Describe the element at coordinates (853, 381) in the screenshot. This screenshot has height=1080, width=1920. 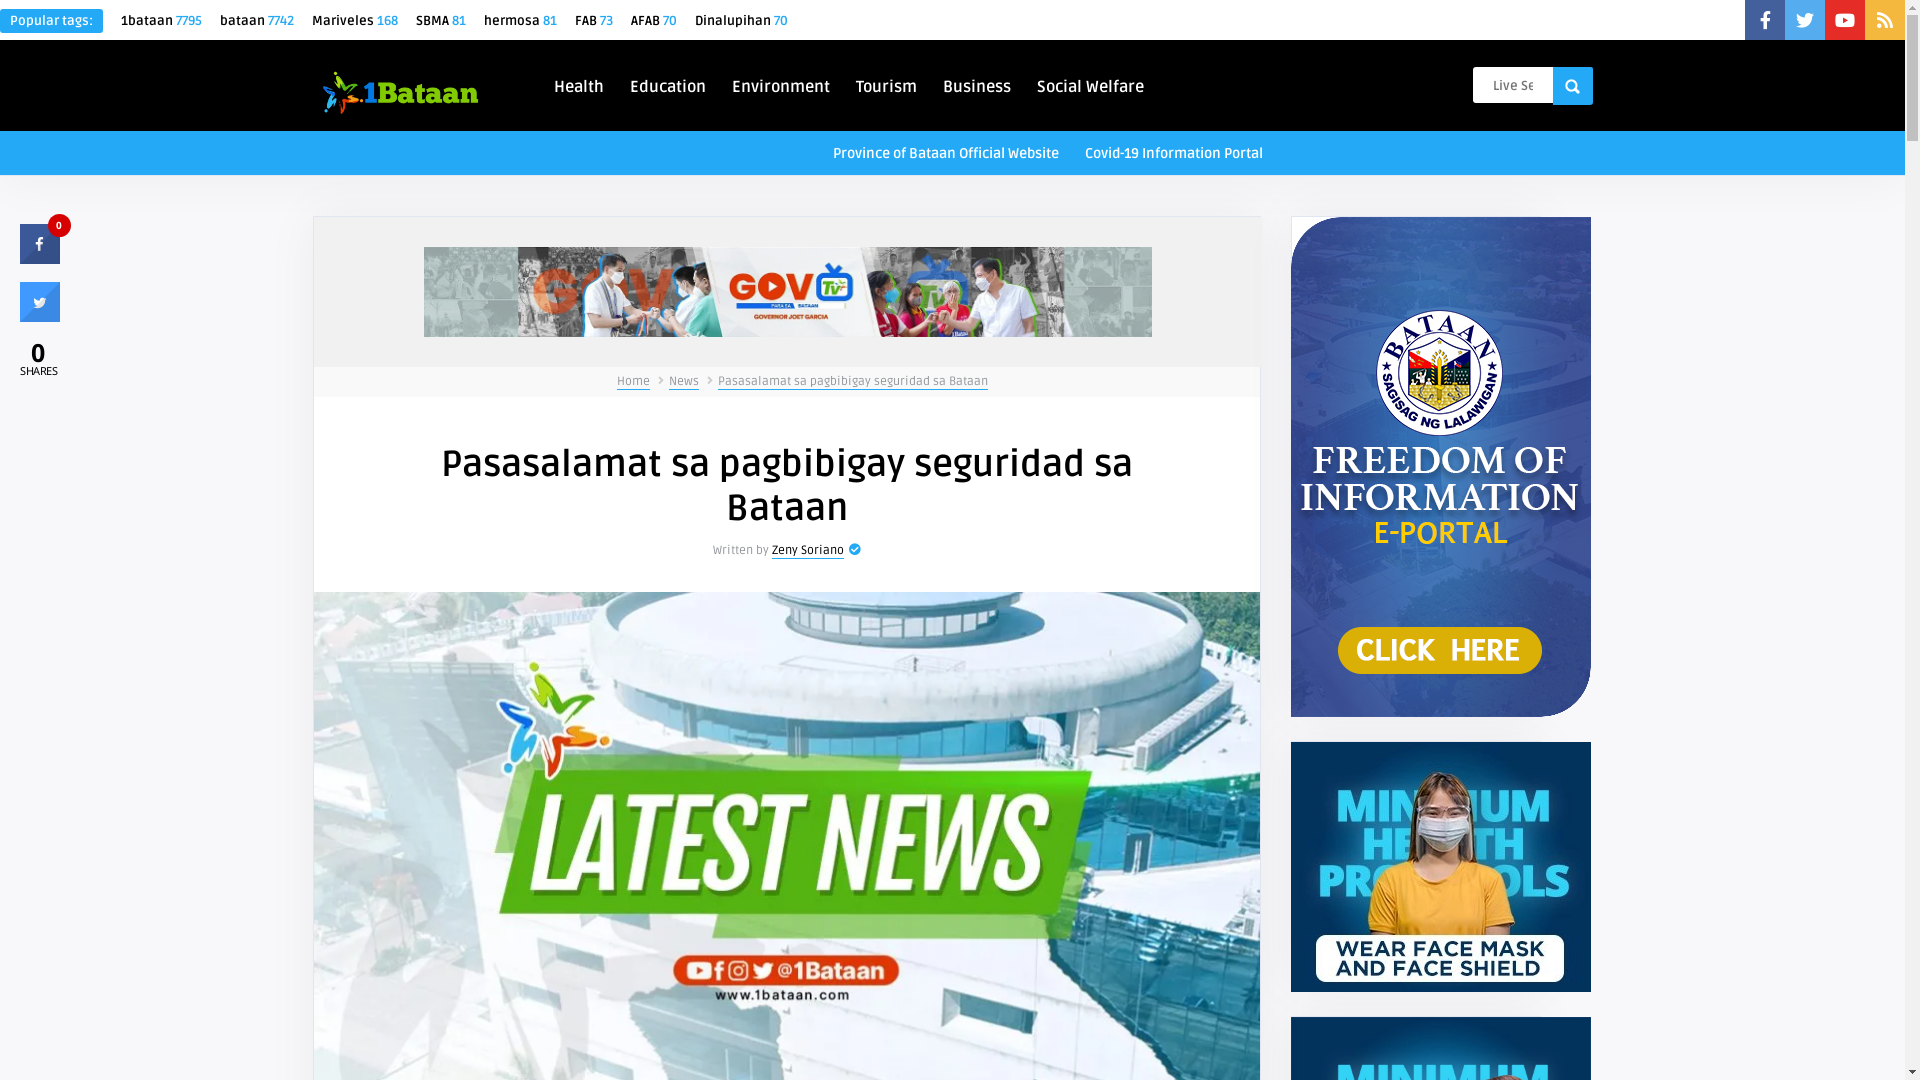
I see `'Pasasalamat sa pagbibigay seguridad sa Bataan'` at that location.